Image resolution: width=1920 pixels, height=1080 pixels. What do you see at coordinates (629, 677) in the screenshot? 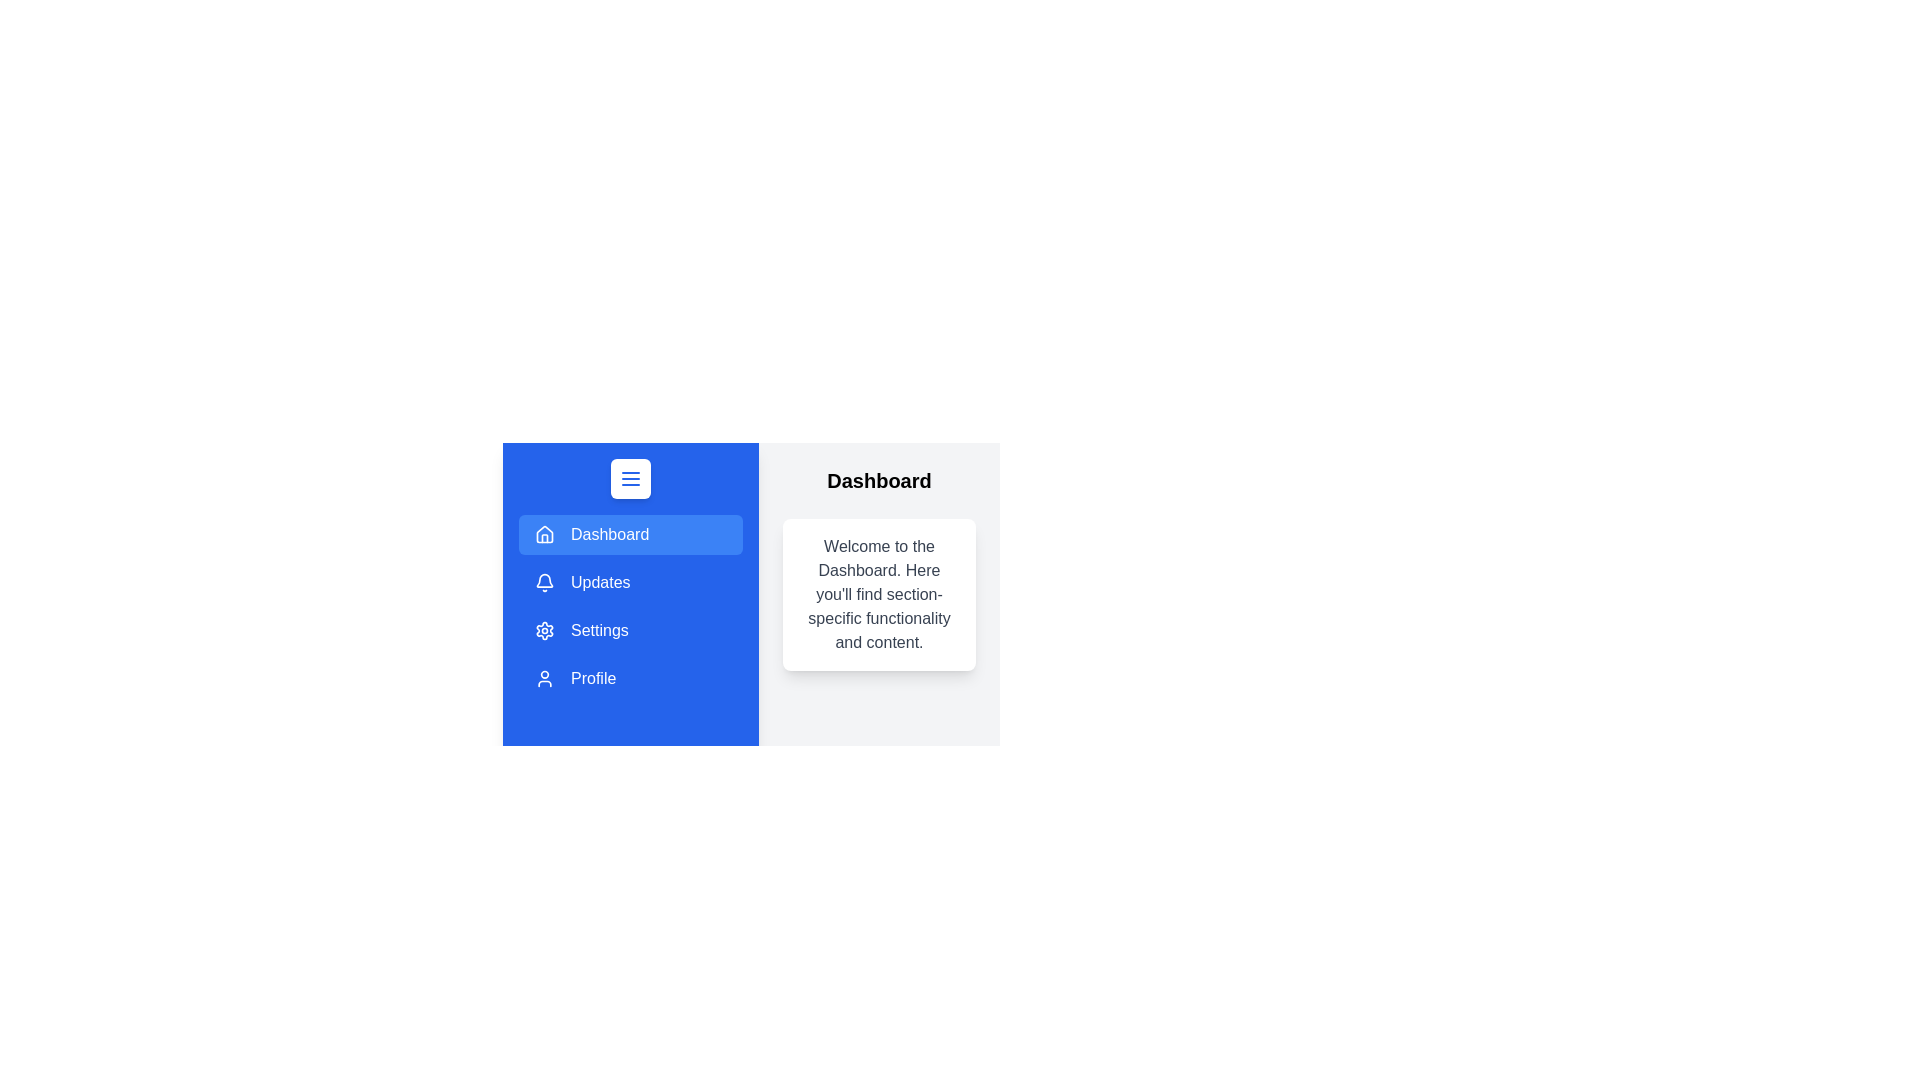
I see `the menu item Profile to navigate to the corresponding page` at bounding box center [629, 677].